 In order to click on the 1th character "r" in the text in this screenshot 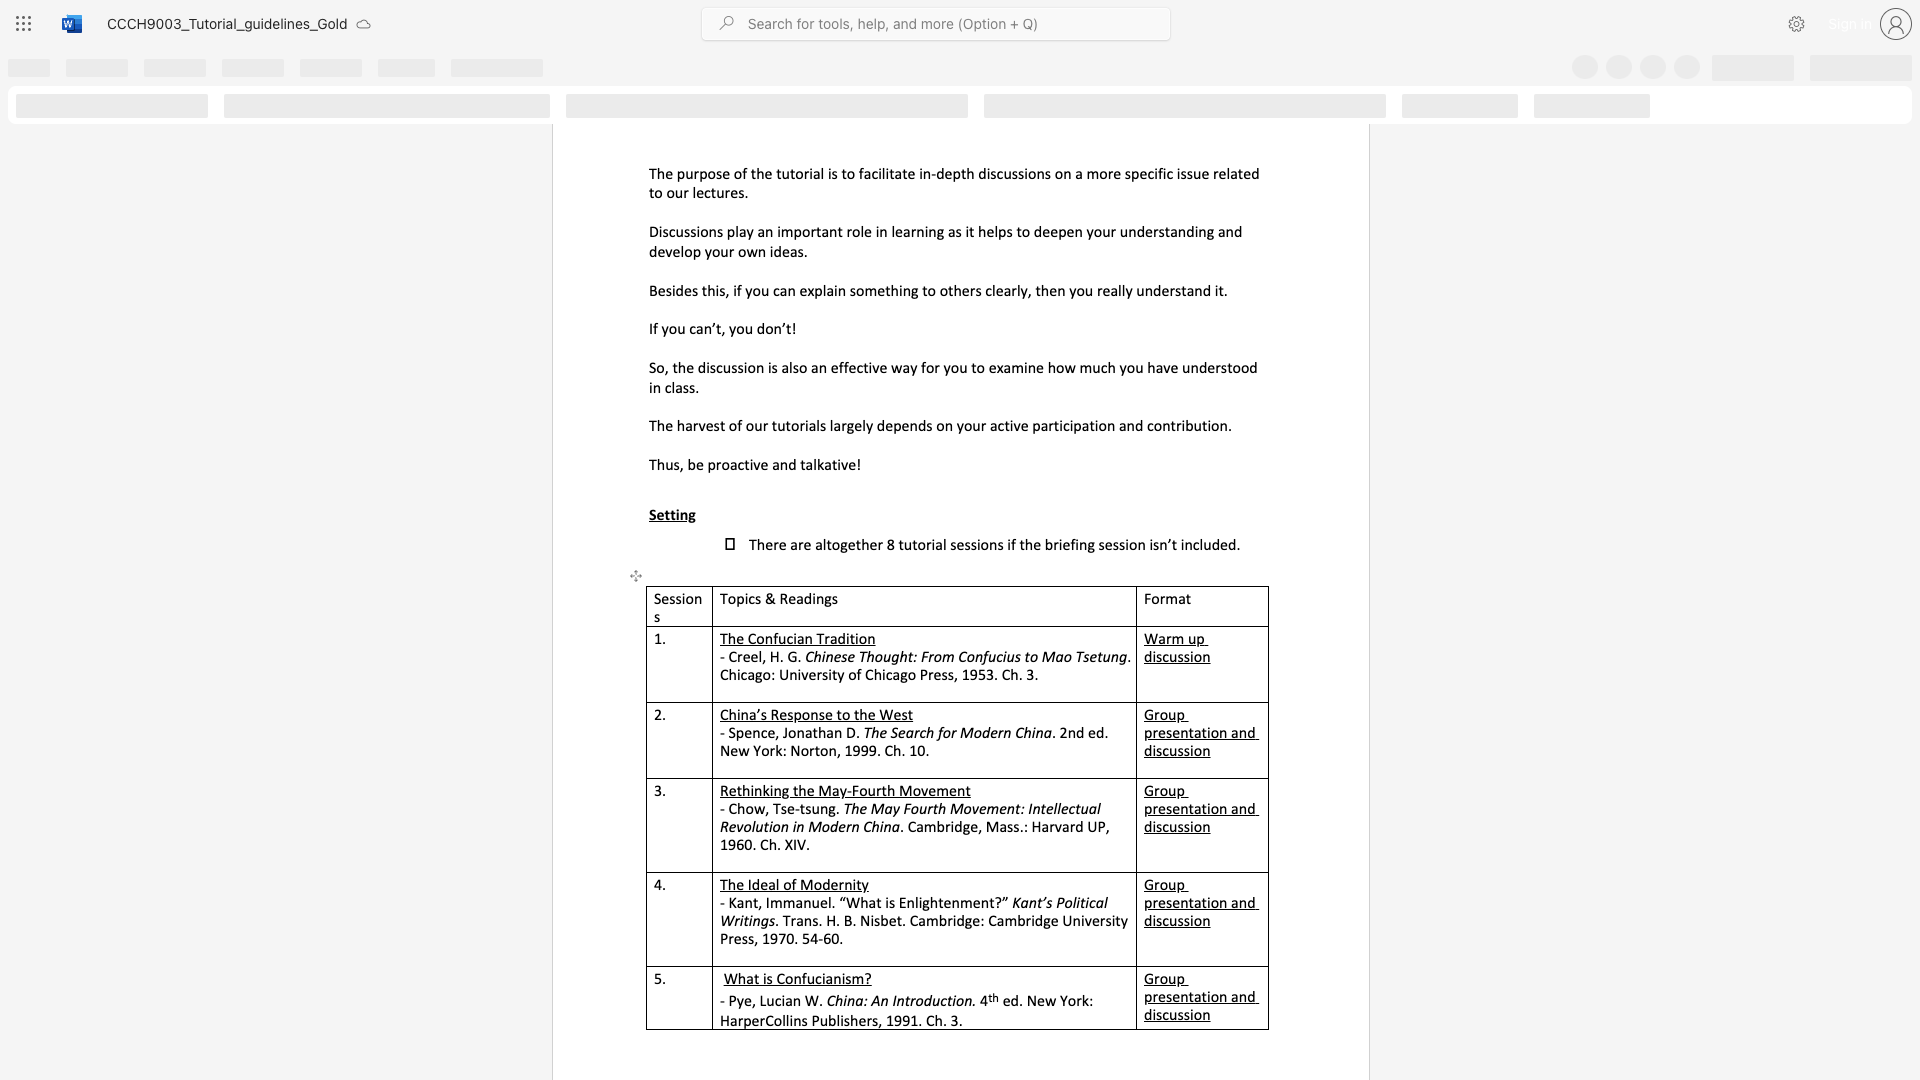, I will do `click(841, 883)`.